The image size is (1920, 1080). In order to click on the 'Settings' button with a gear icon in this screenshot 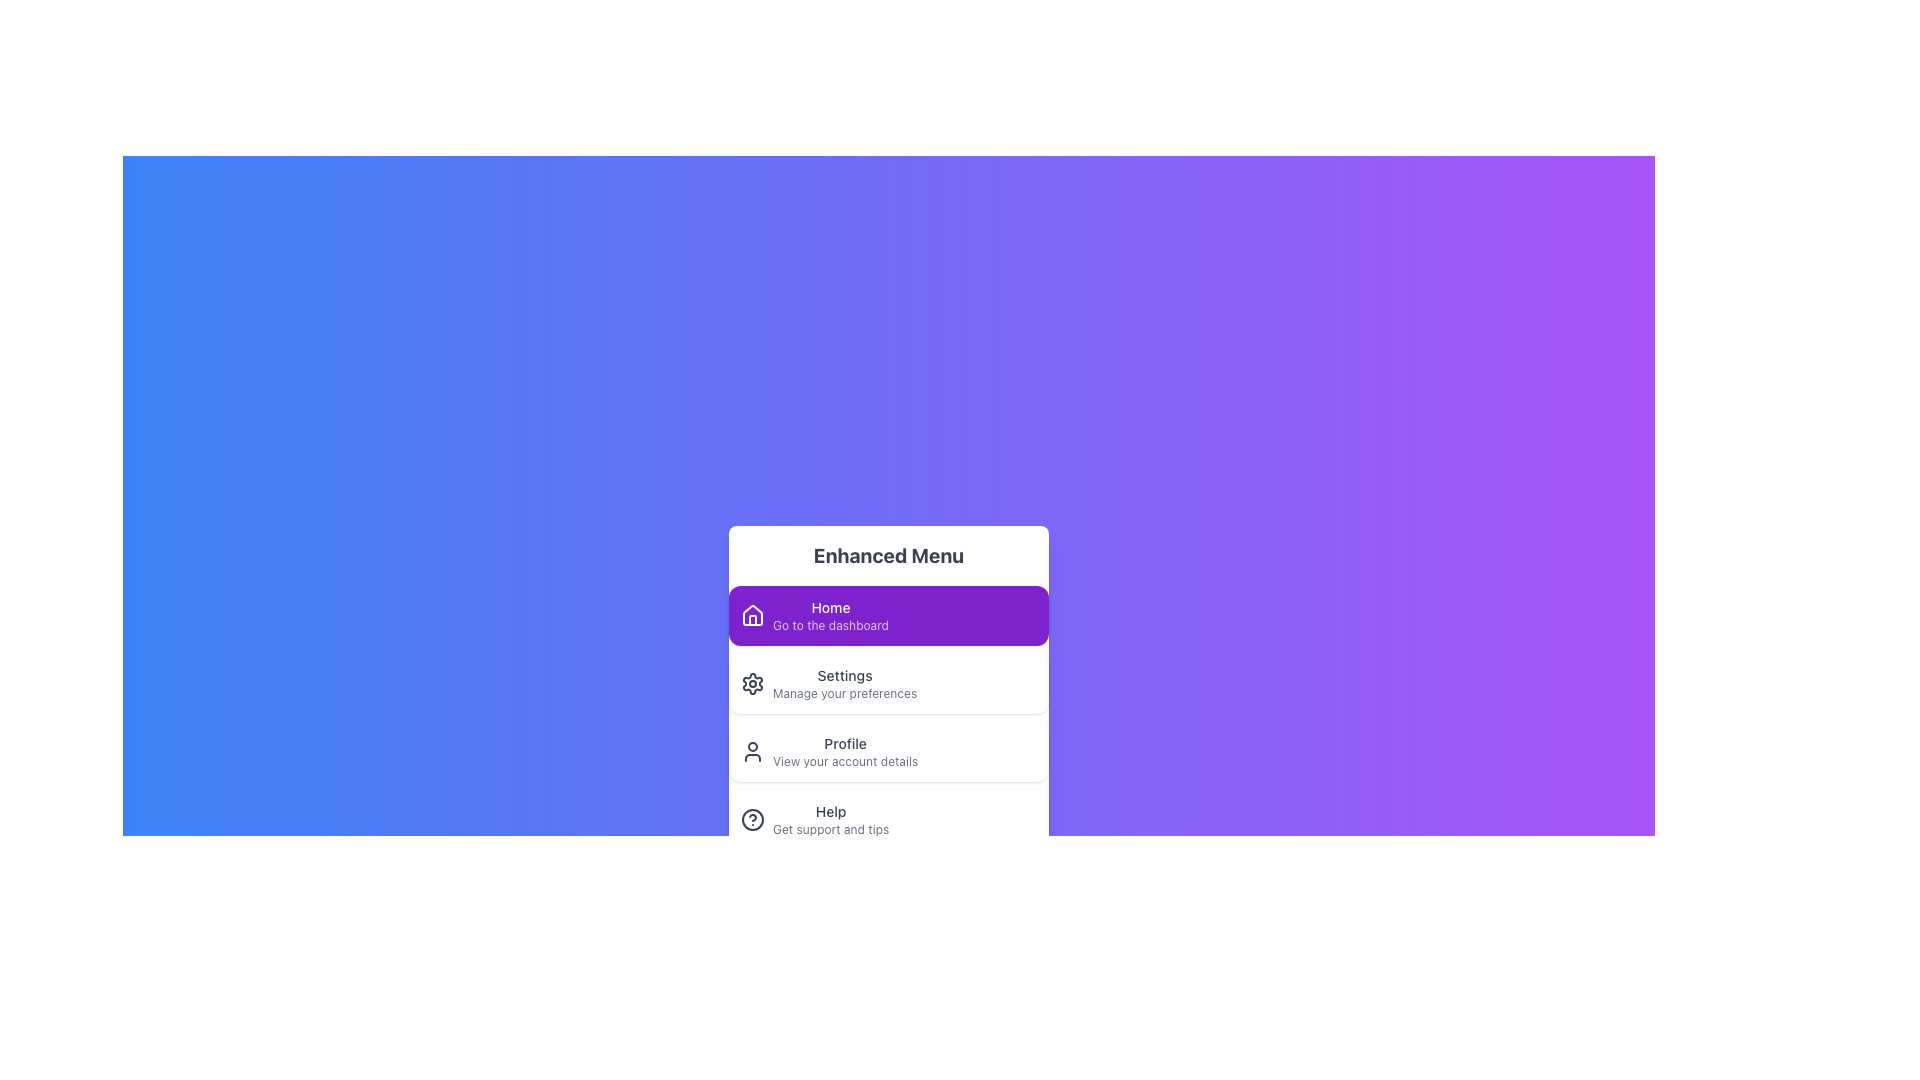, I will do `click(887, 682)`.